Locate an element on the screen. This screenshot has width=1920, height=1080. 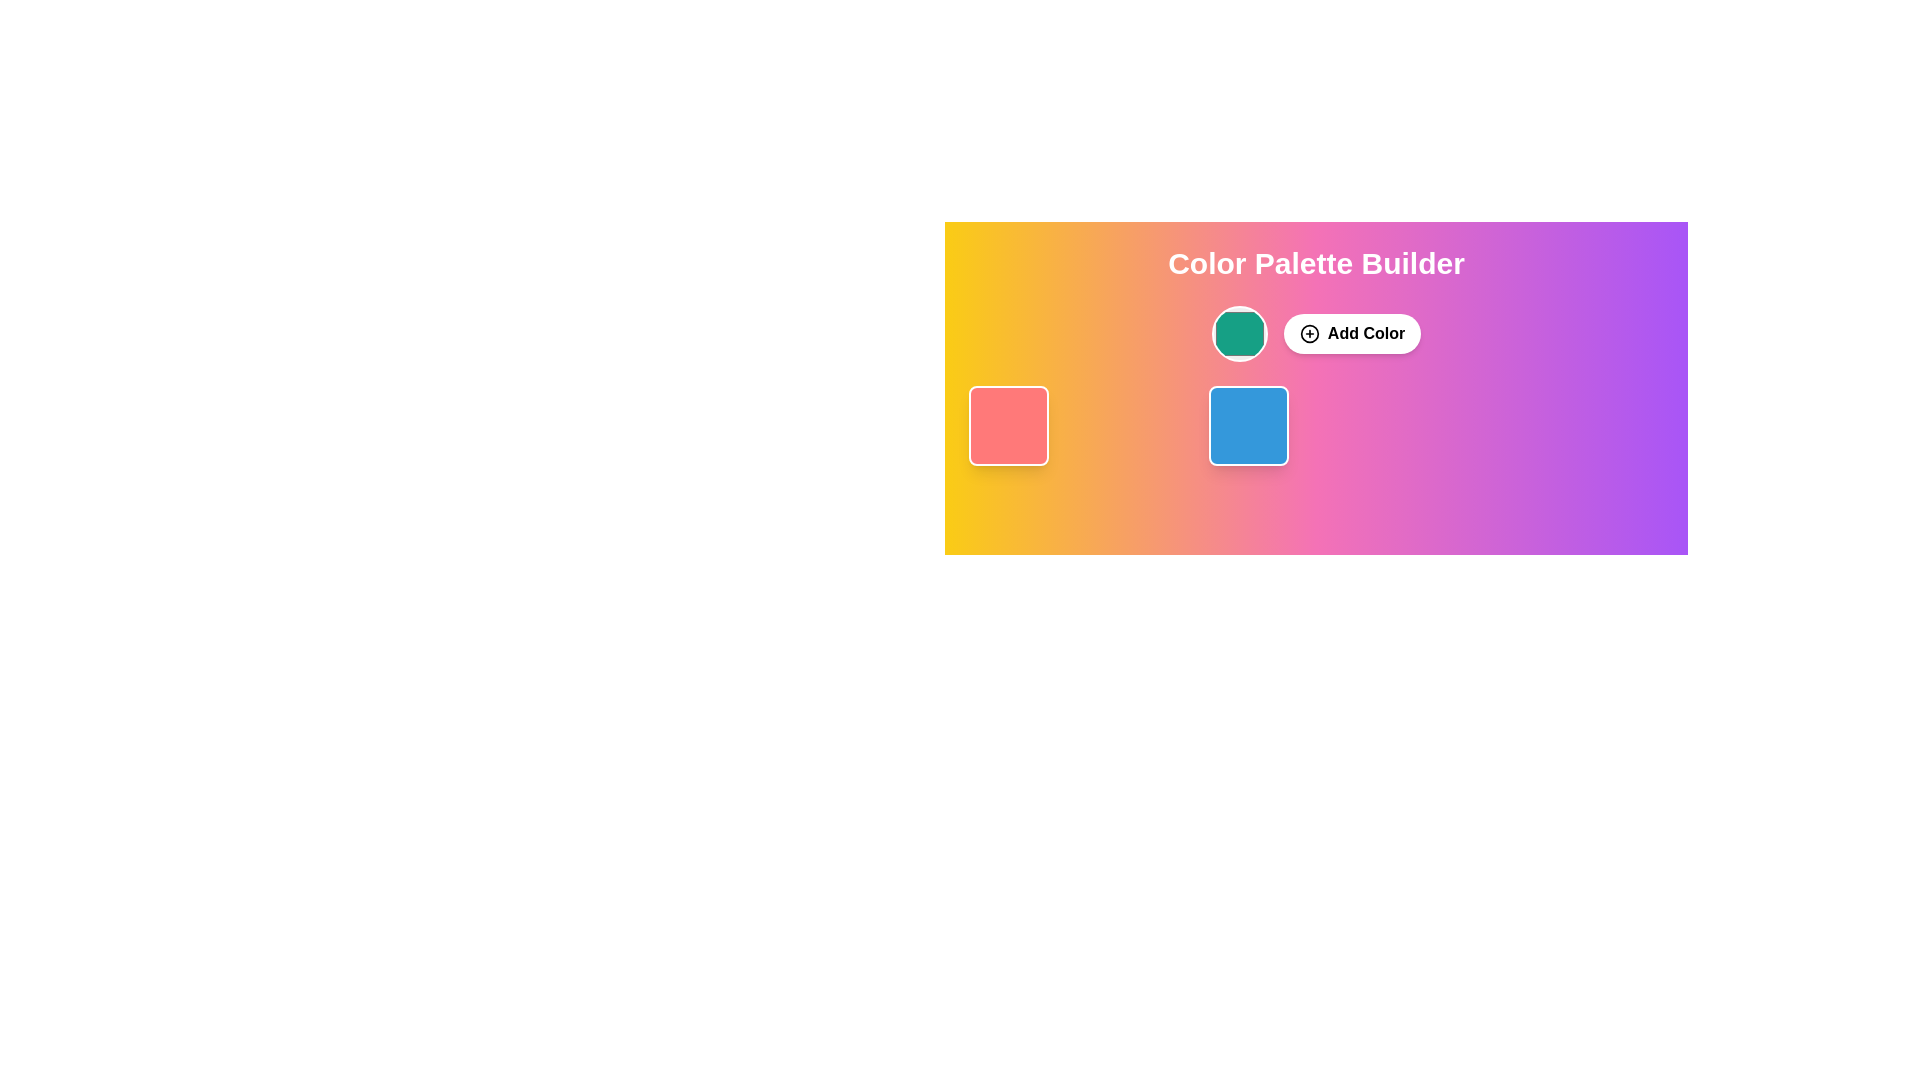
the button for adding new colors to the palette, located under the 'Color Palette Builder' header is located at coordinates (1316, 333).